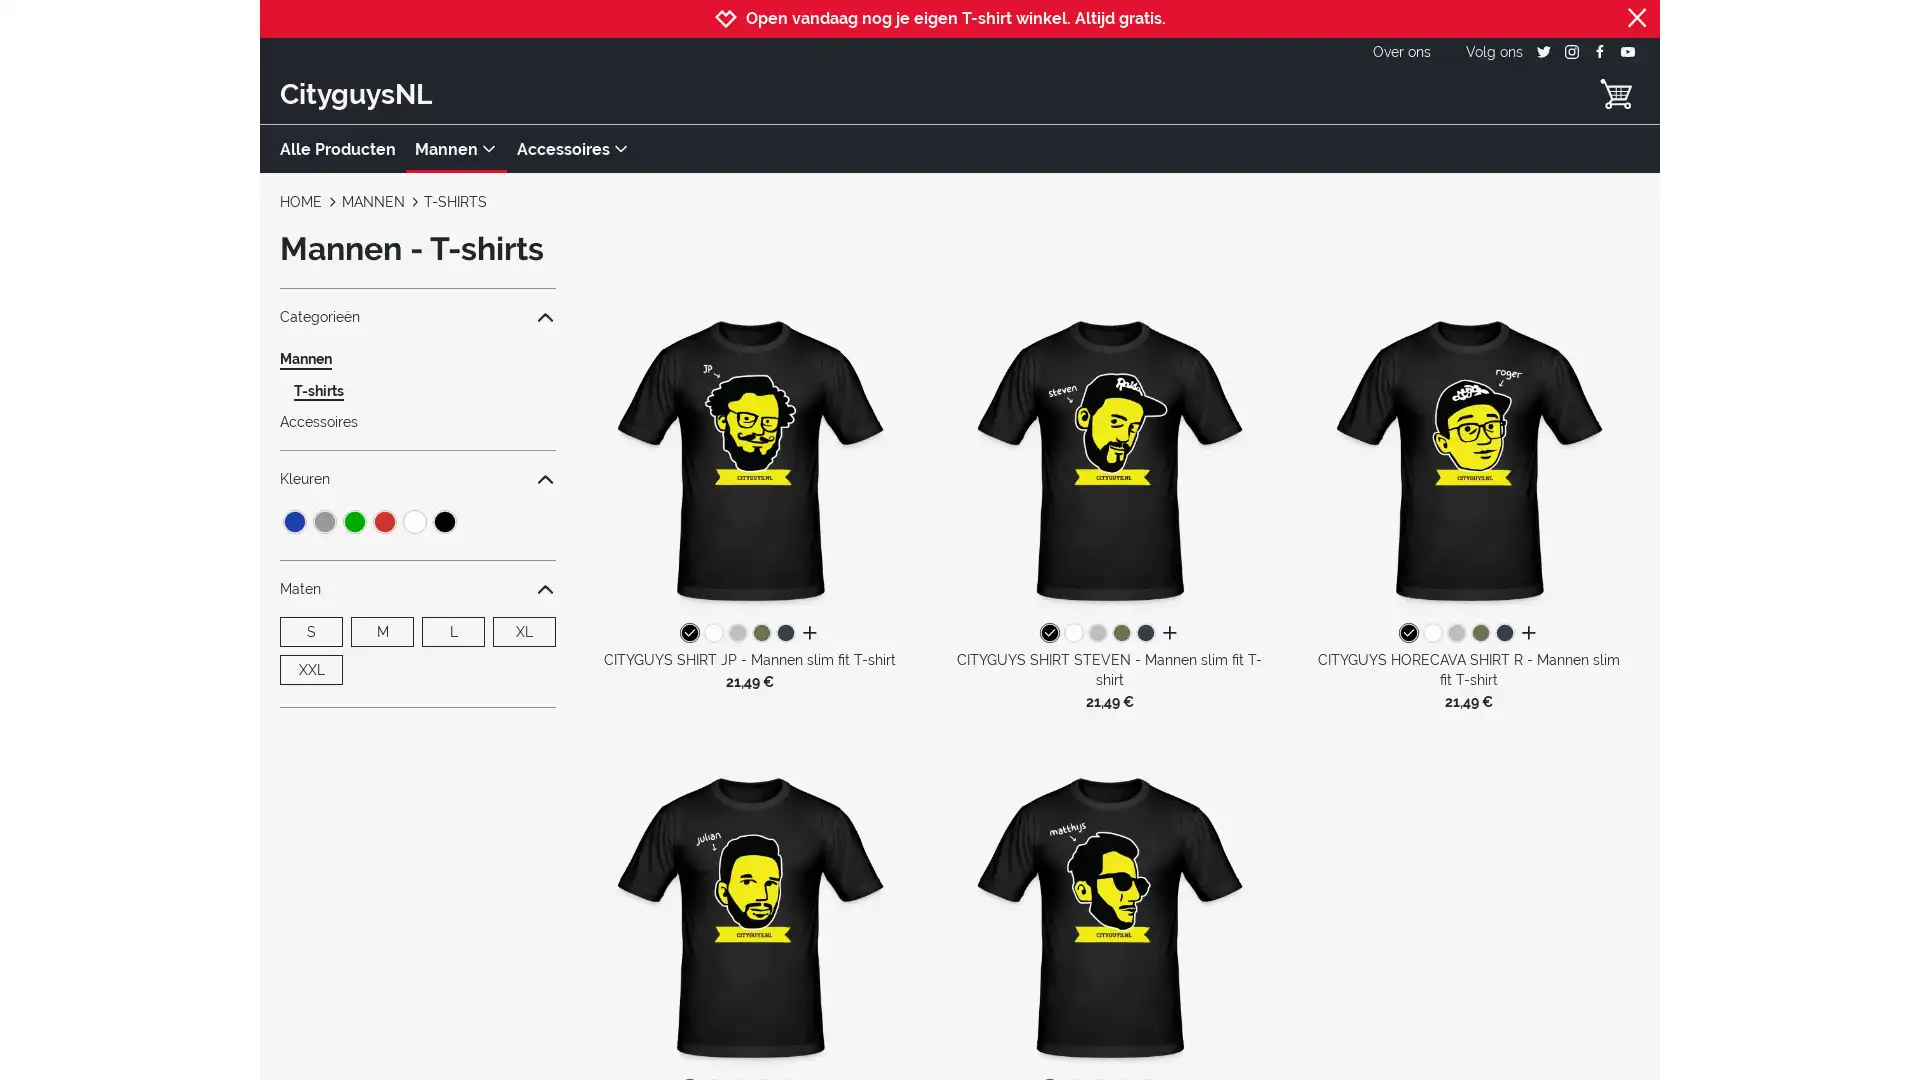  What do you see at coordinates (416, 315) in the screenshot?
I see `Categorieen` at bounding box center [416, 315].